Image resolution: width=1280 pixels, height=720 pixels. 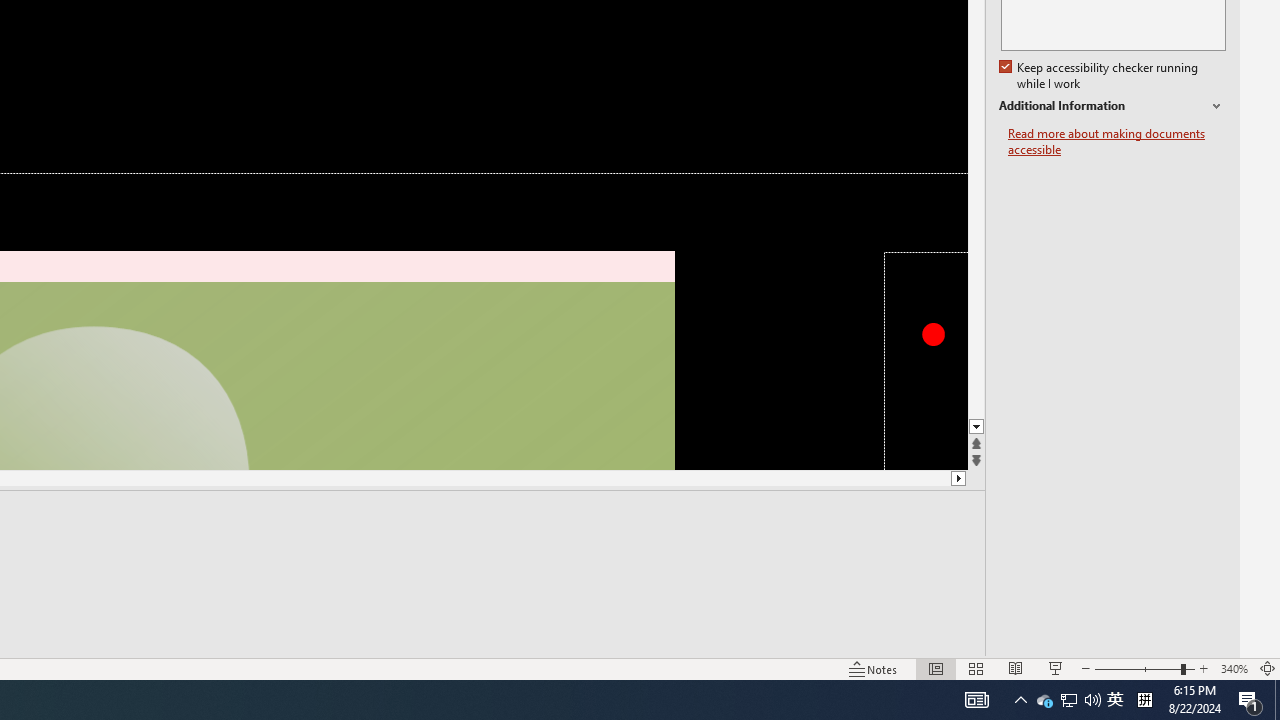 What do you see at coordinates (1233, 669) in the screenshot?
I see `'Zoom 340%'` at bounding box center [1233, 669].